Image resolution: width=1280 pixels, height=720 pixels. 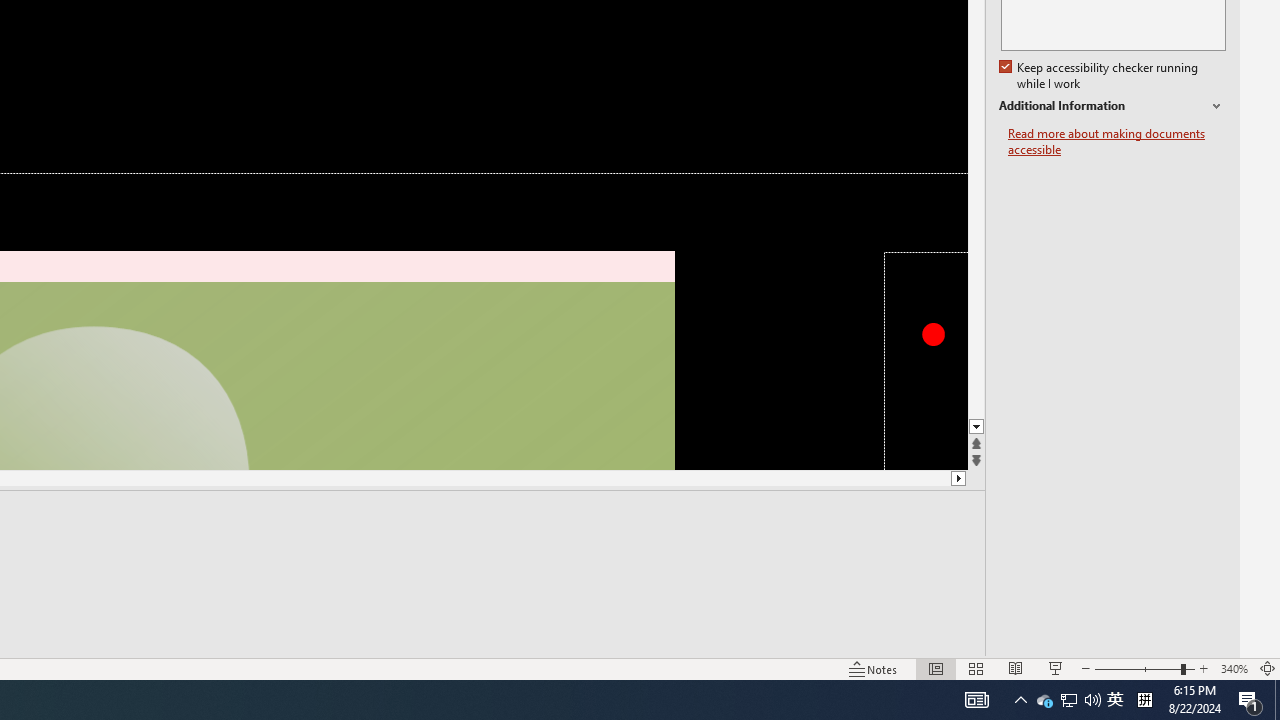 What do you see at coordinates (1233, 669) in the screenshot?
I see `'Zoom 340%'` at bounding box center [1233, 669].